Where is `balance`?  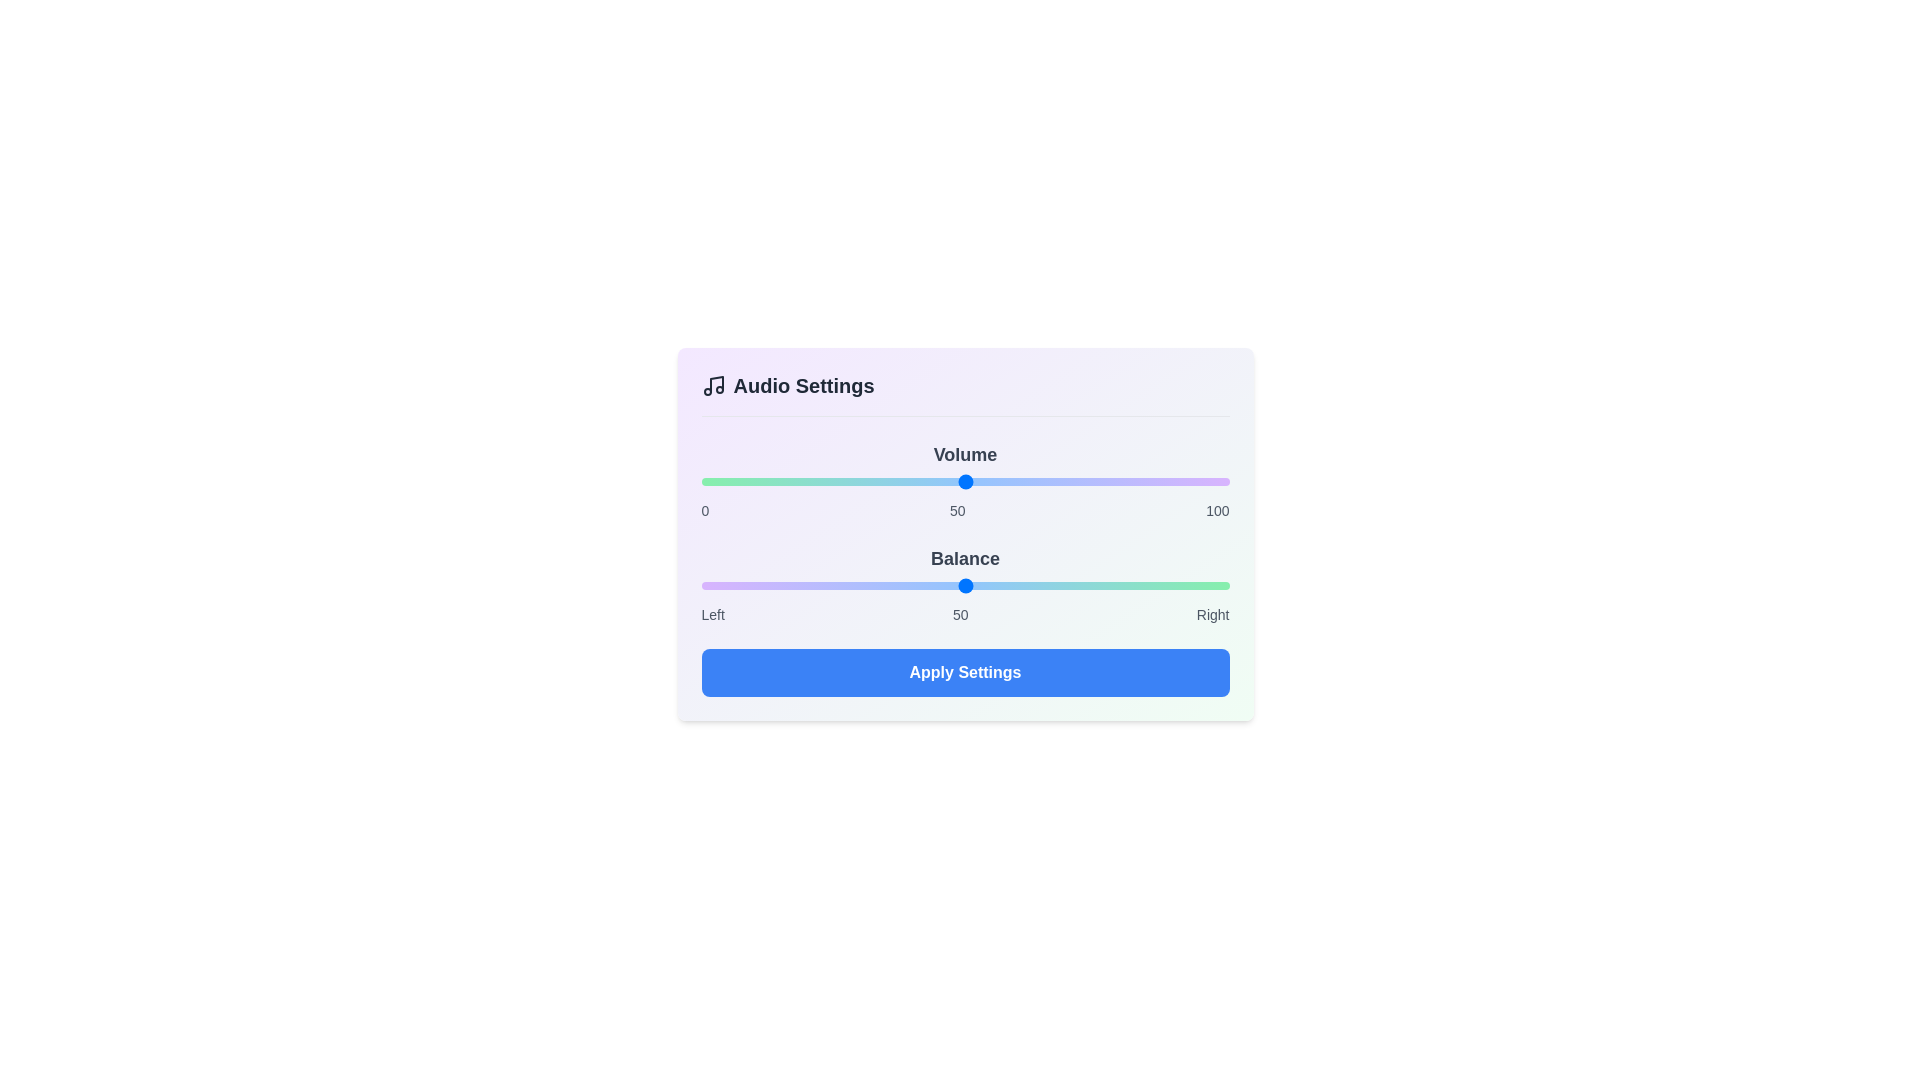 balance is located at coordinates (970, 585).